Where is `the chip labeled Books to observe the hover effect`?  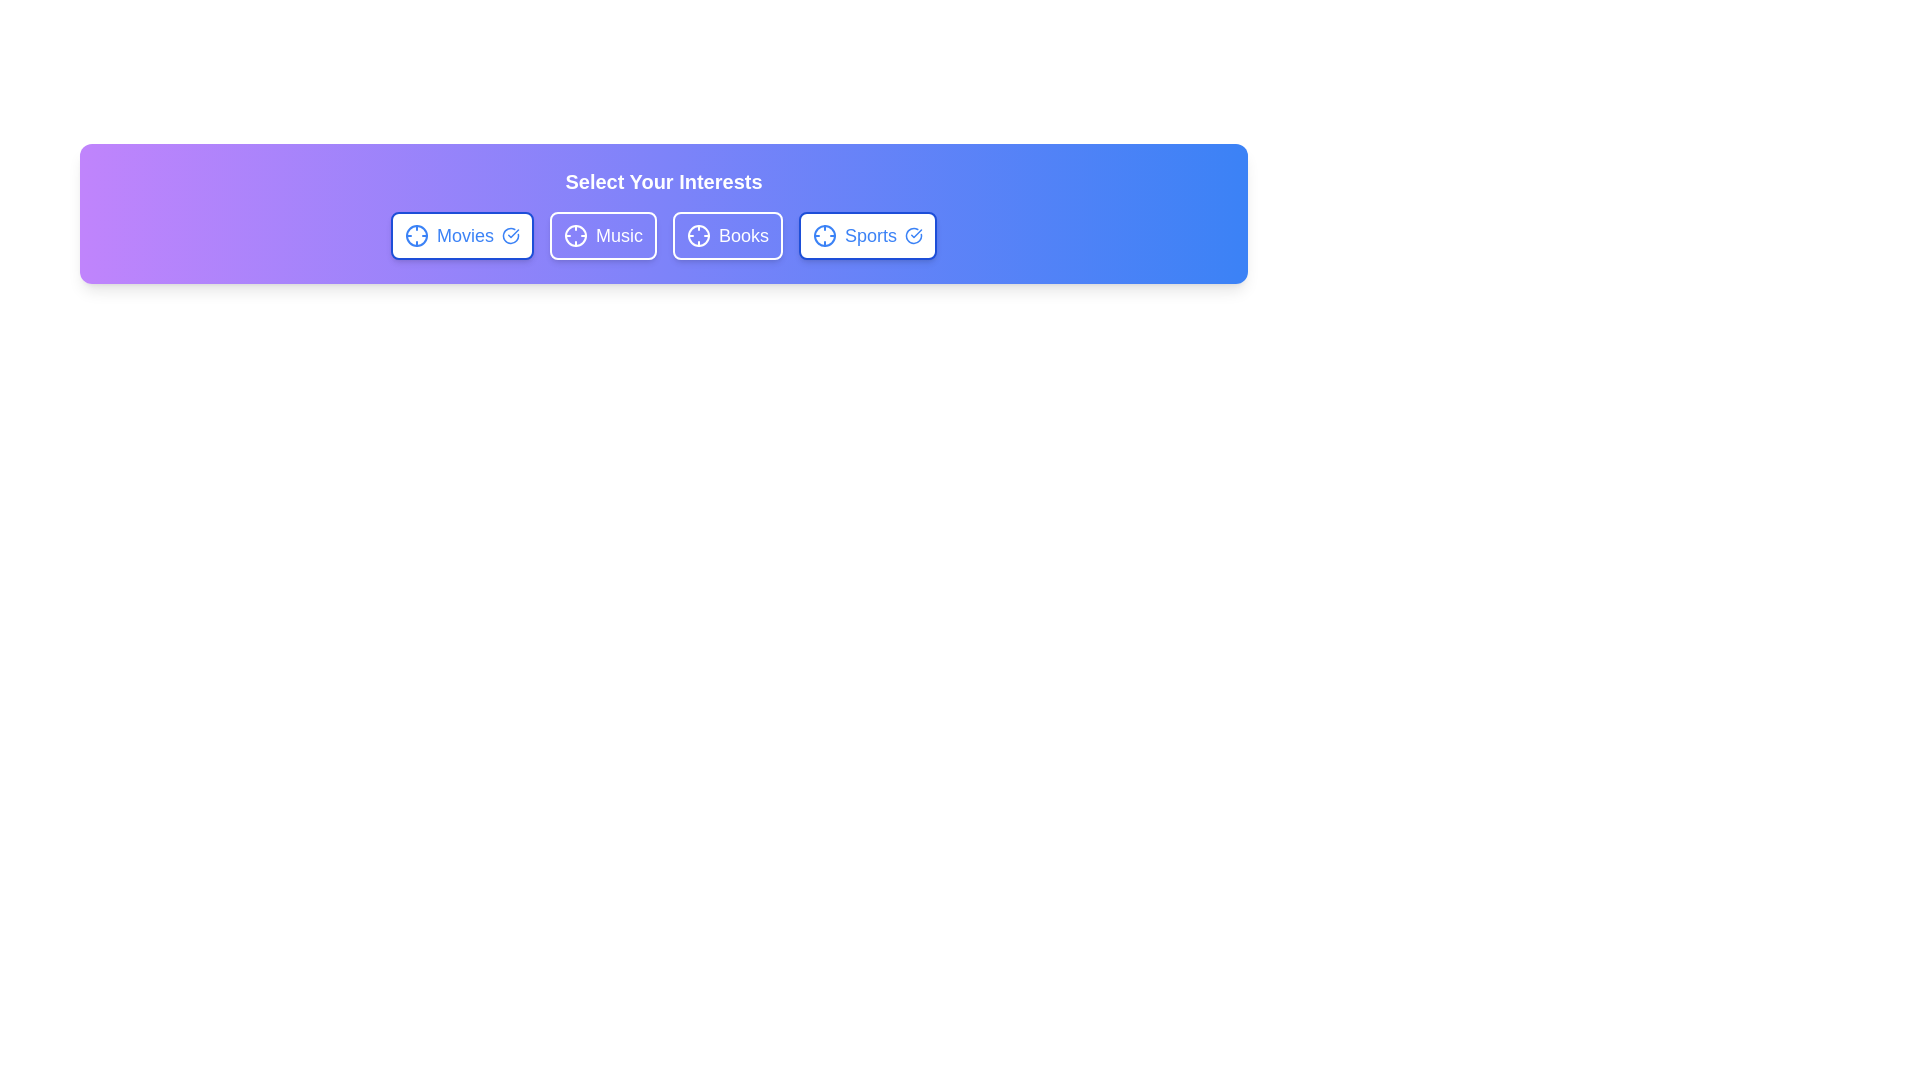 the chip labeled Books to observe the hover effect is located at coordinates (727, 234).